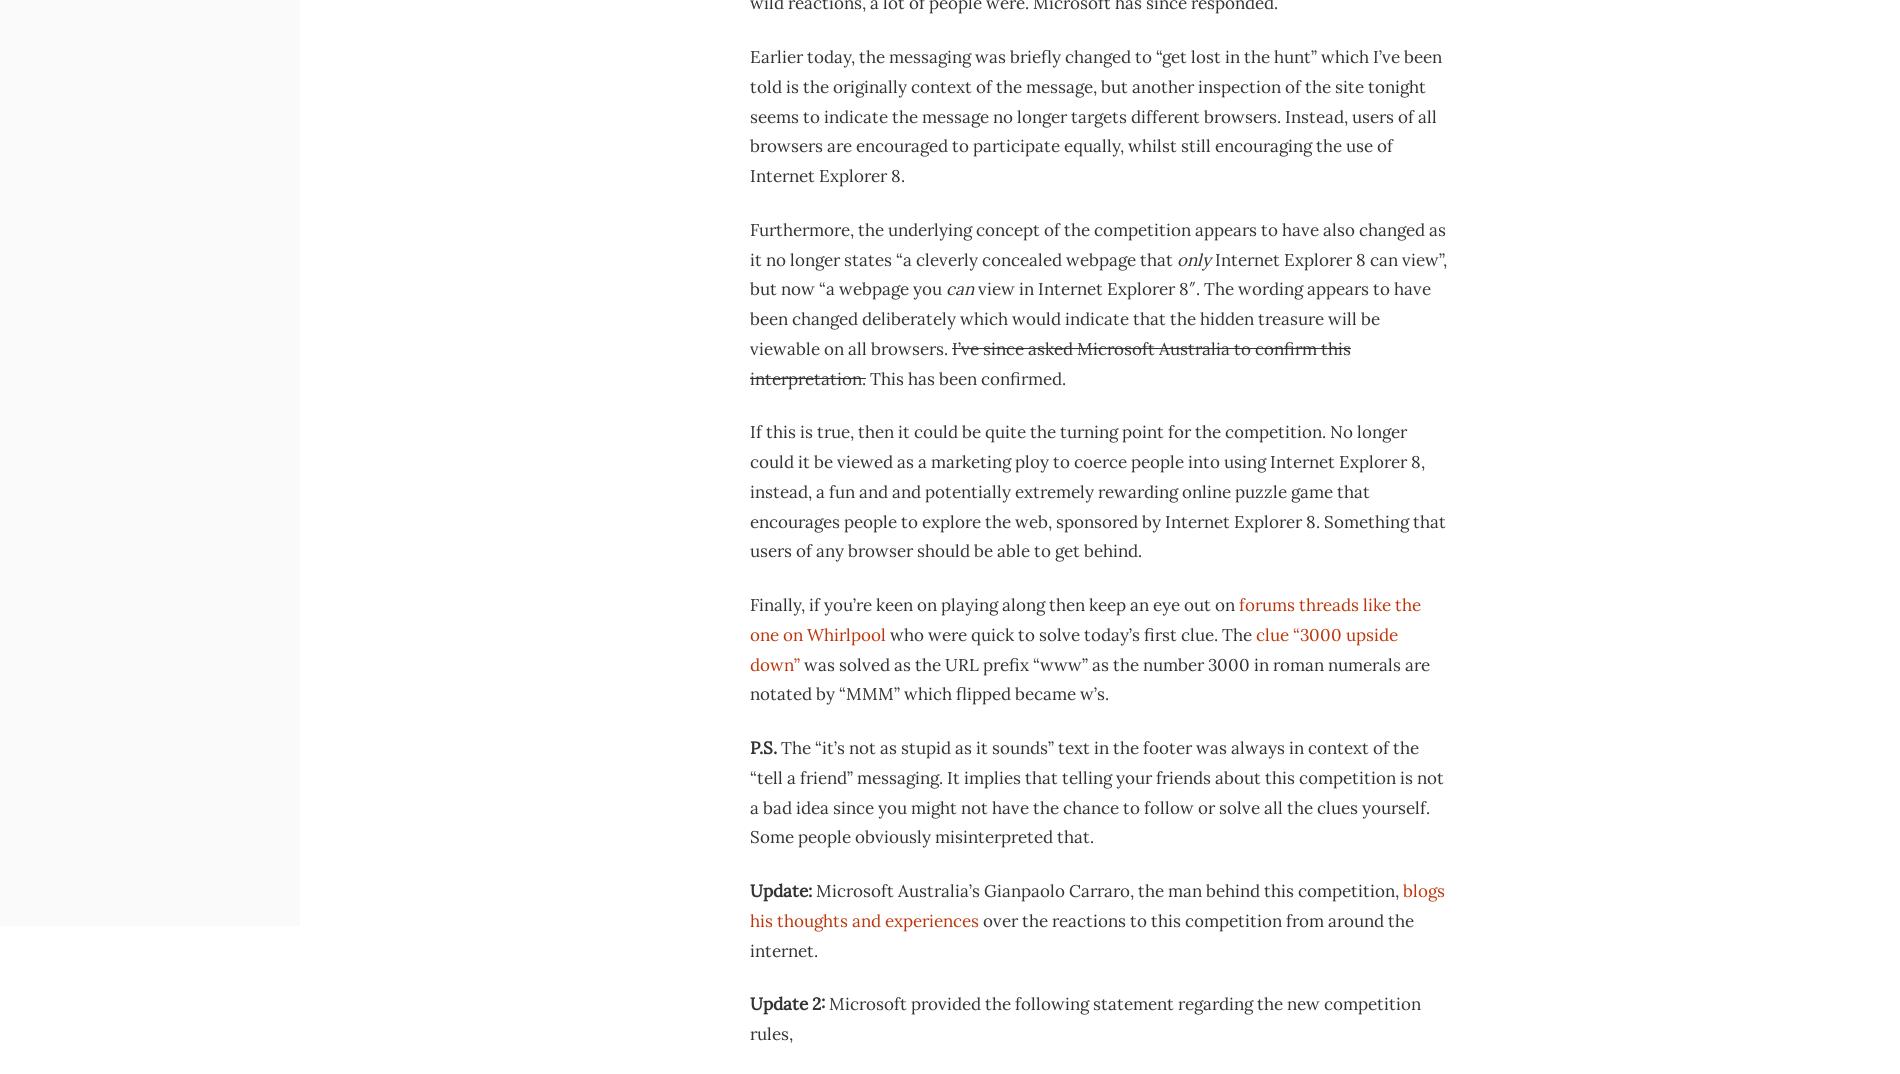 This screenshot has width=1900, height=1074. Describe the element at coordinates (1192, 258) in the screenshot. I see `'only'` at that location.